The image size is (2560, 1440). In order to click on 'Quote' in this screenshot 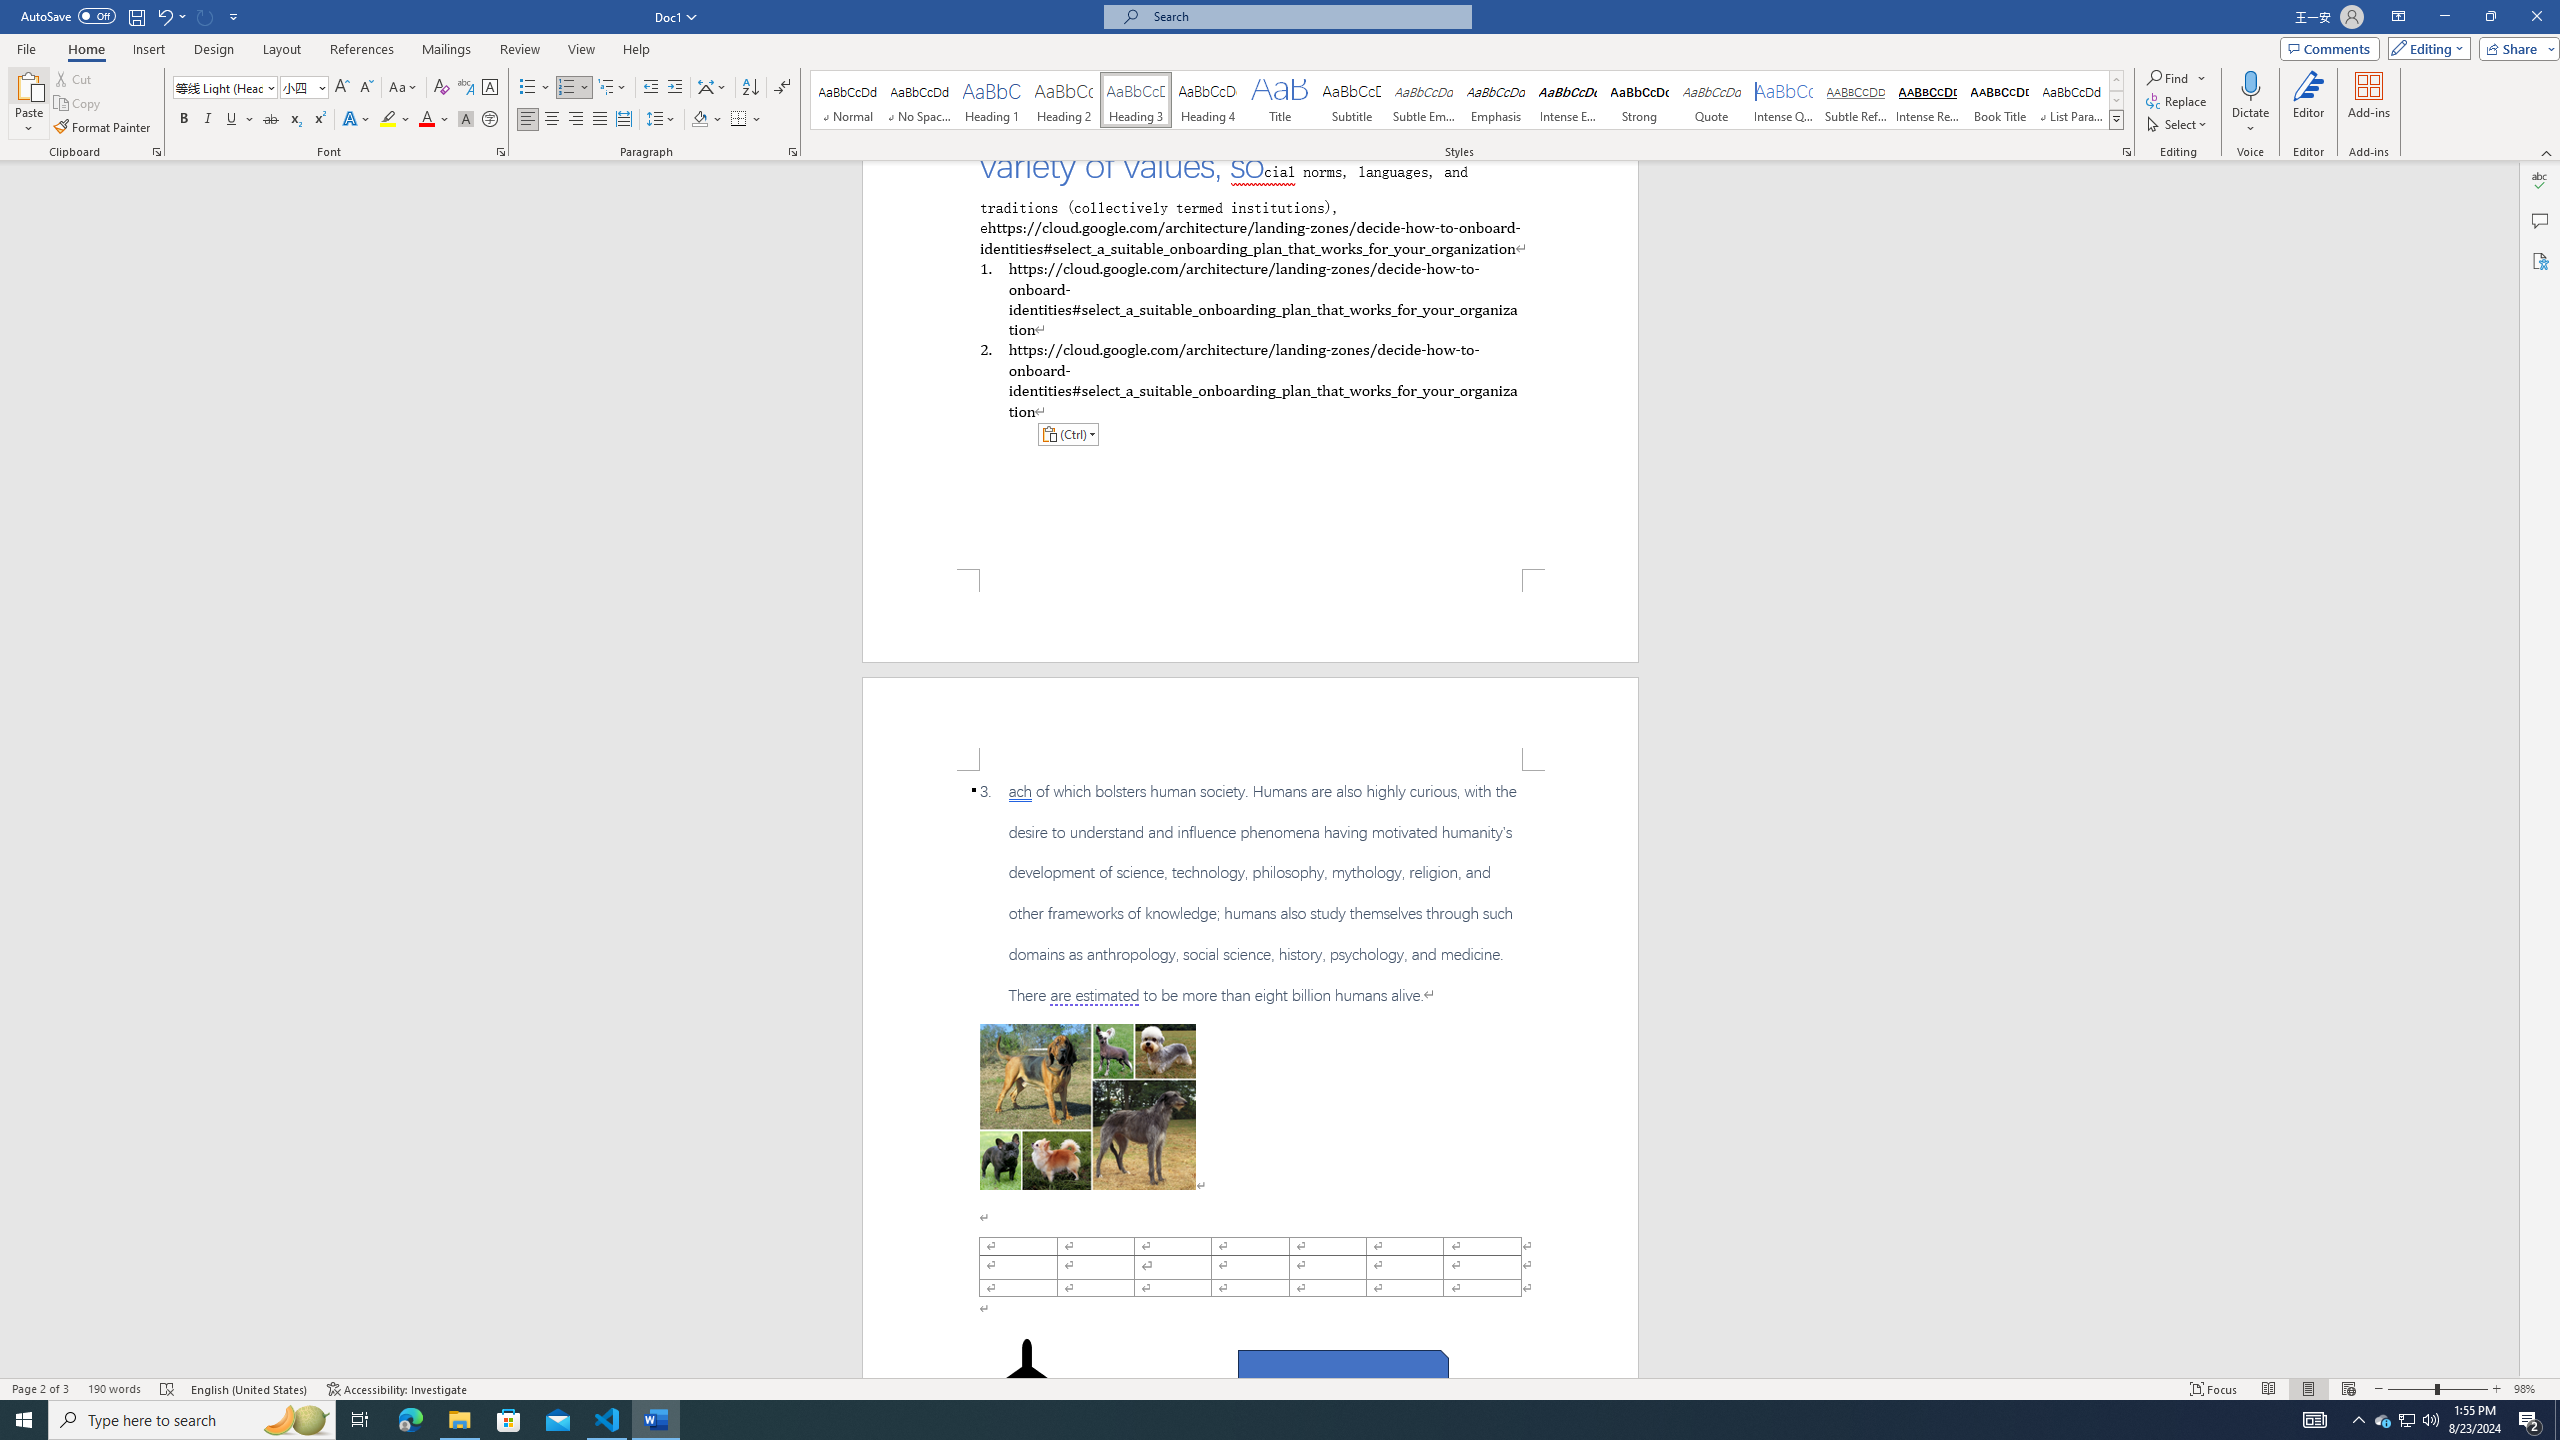, I will do `click(1712, 99)`.